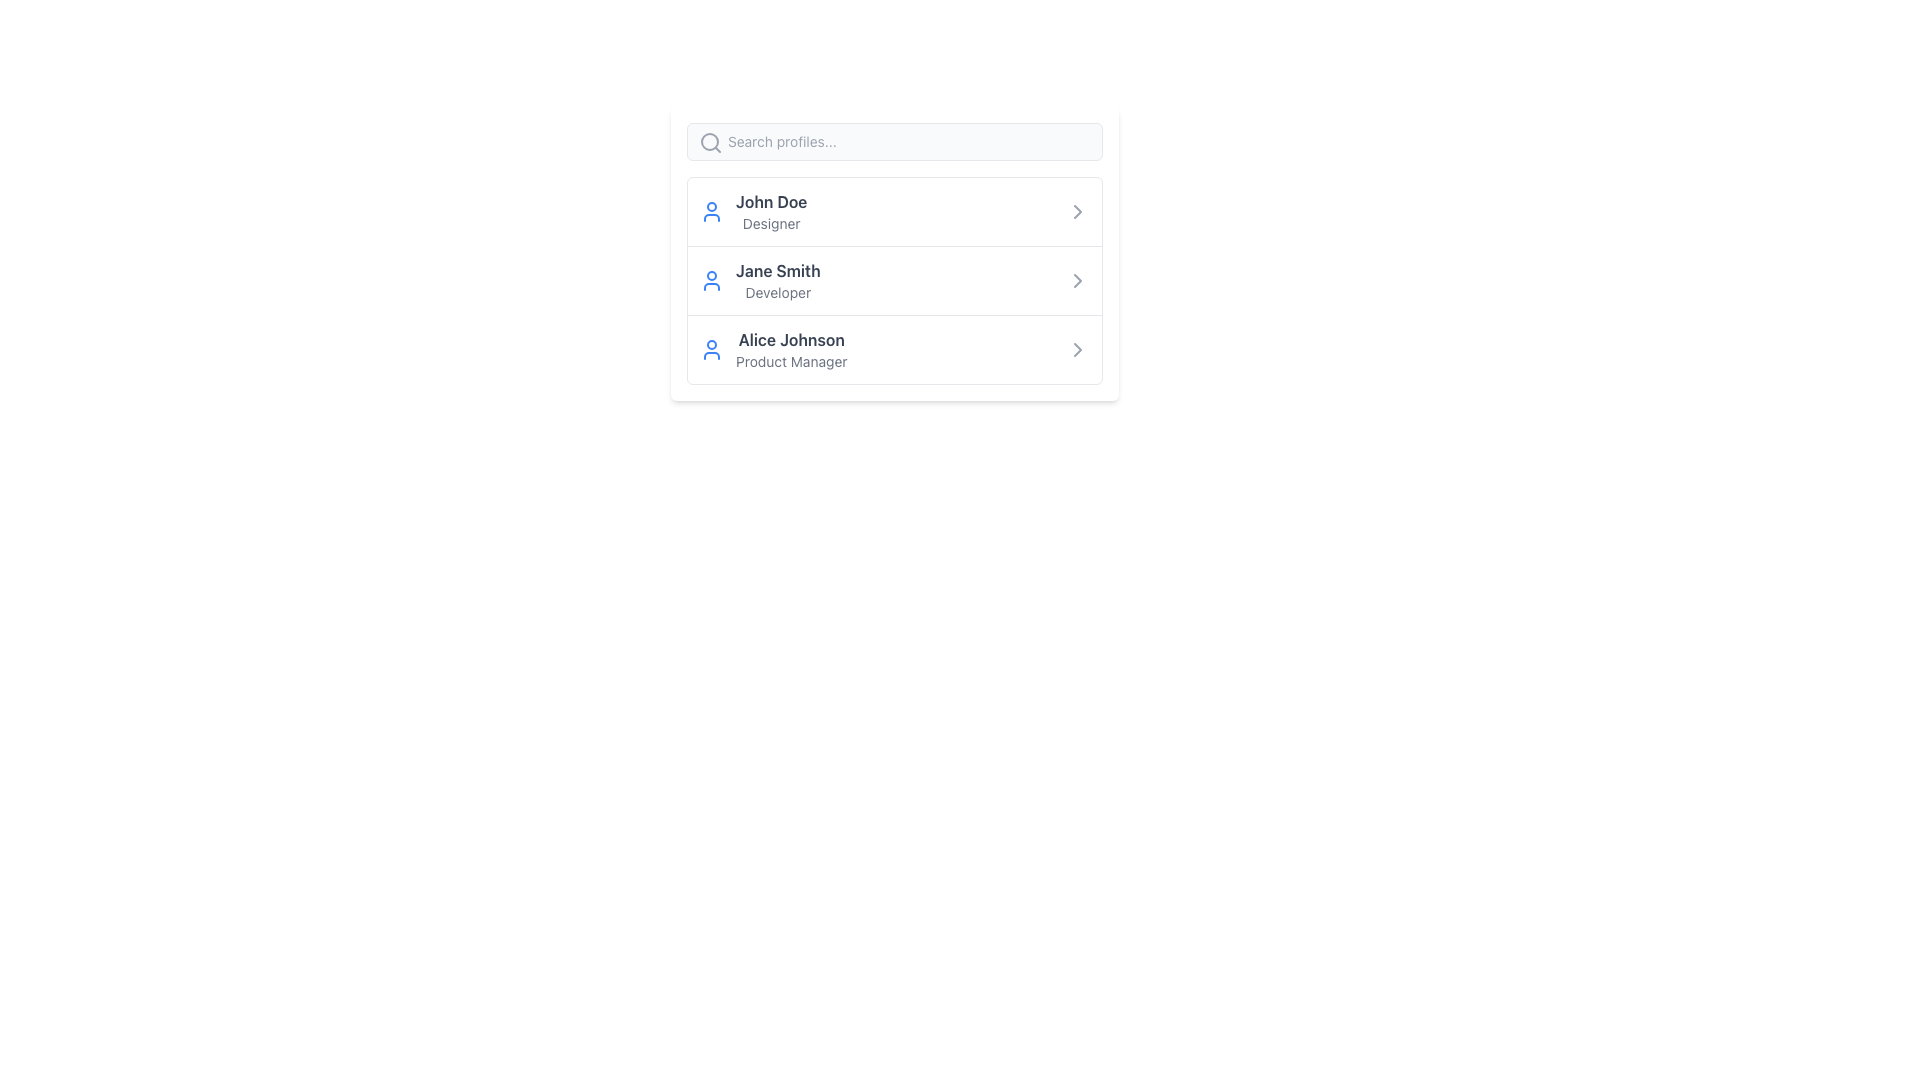  Describe the element at coordinates (893, 253) in the screenshot. I see `the profile search and selection interface, which is centrally located within the modal layout` at that location.